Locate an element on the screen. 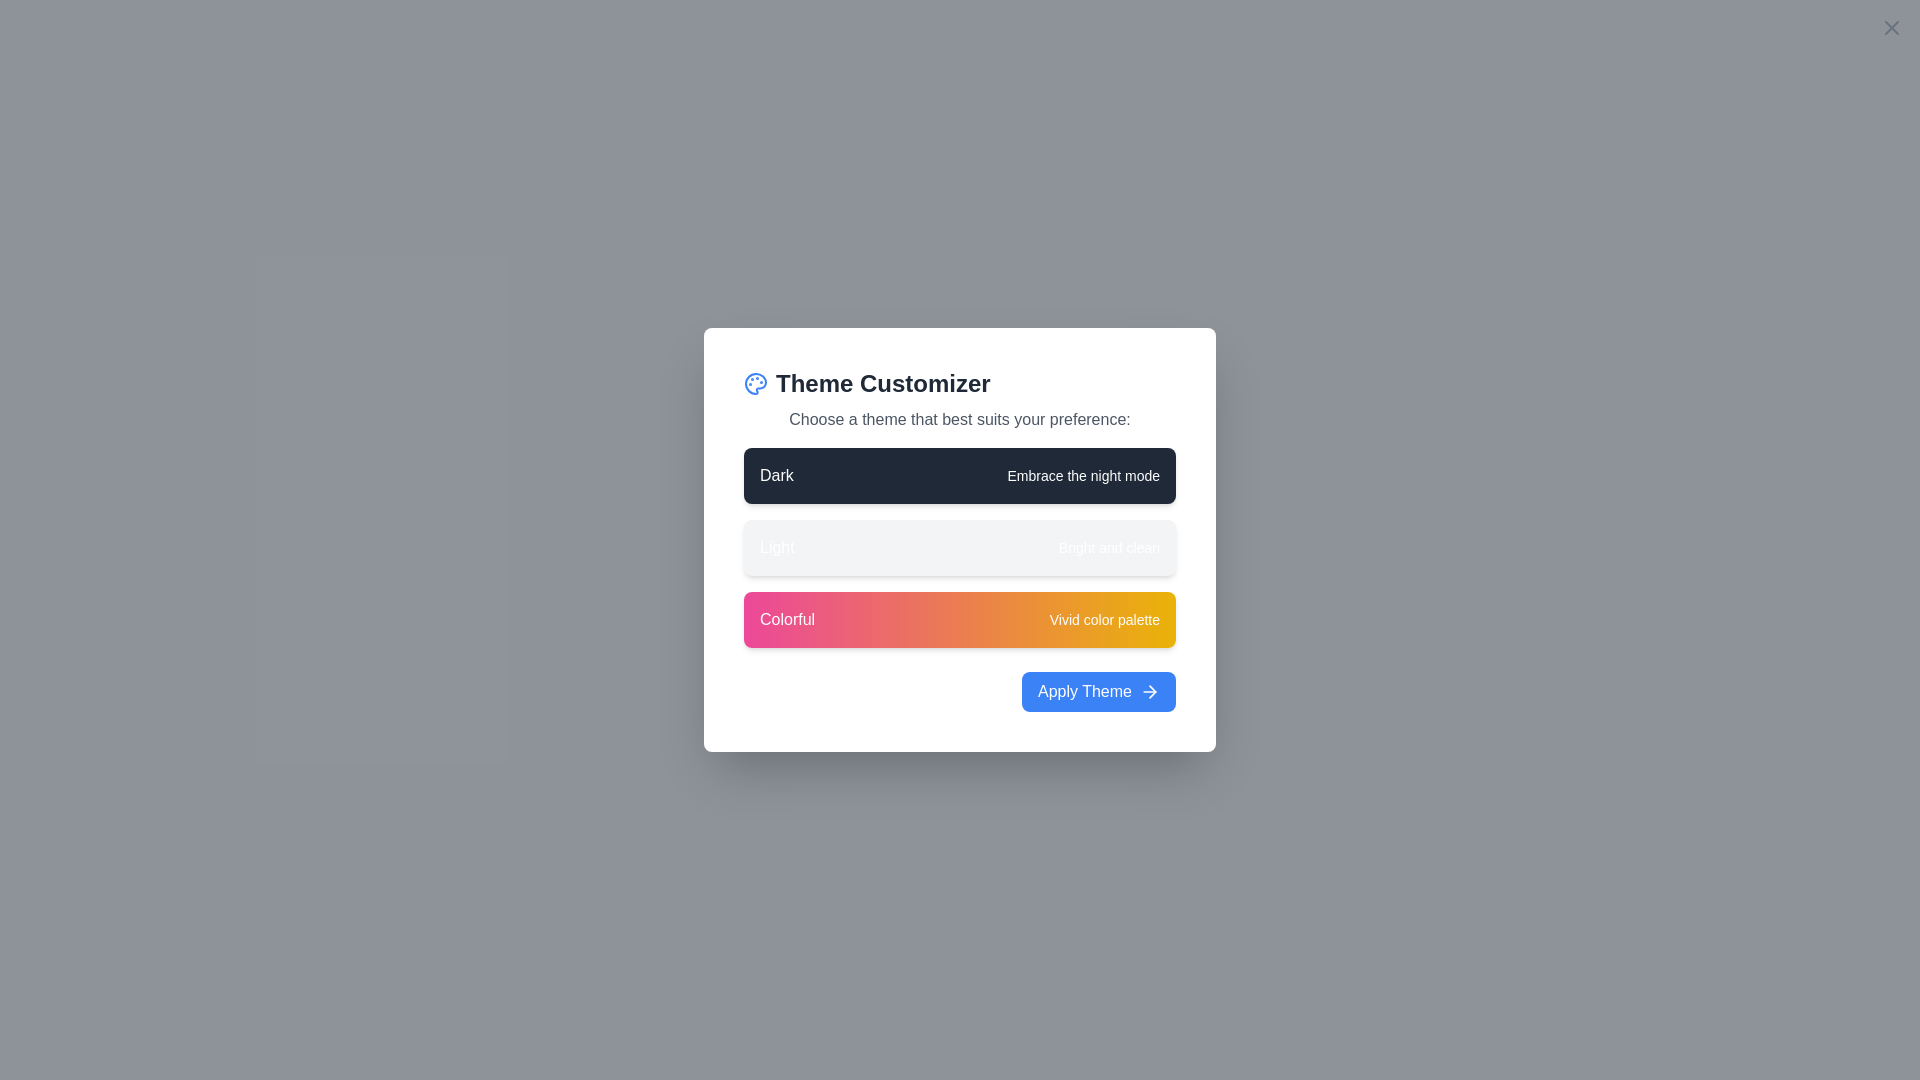  the descriptive text label that elaborates on the 'Colorful' theme option is located at coordinates (1103, 619).